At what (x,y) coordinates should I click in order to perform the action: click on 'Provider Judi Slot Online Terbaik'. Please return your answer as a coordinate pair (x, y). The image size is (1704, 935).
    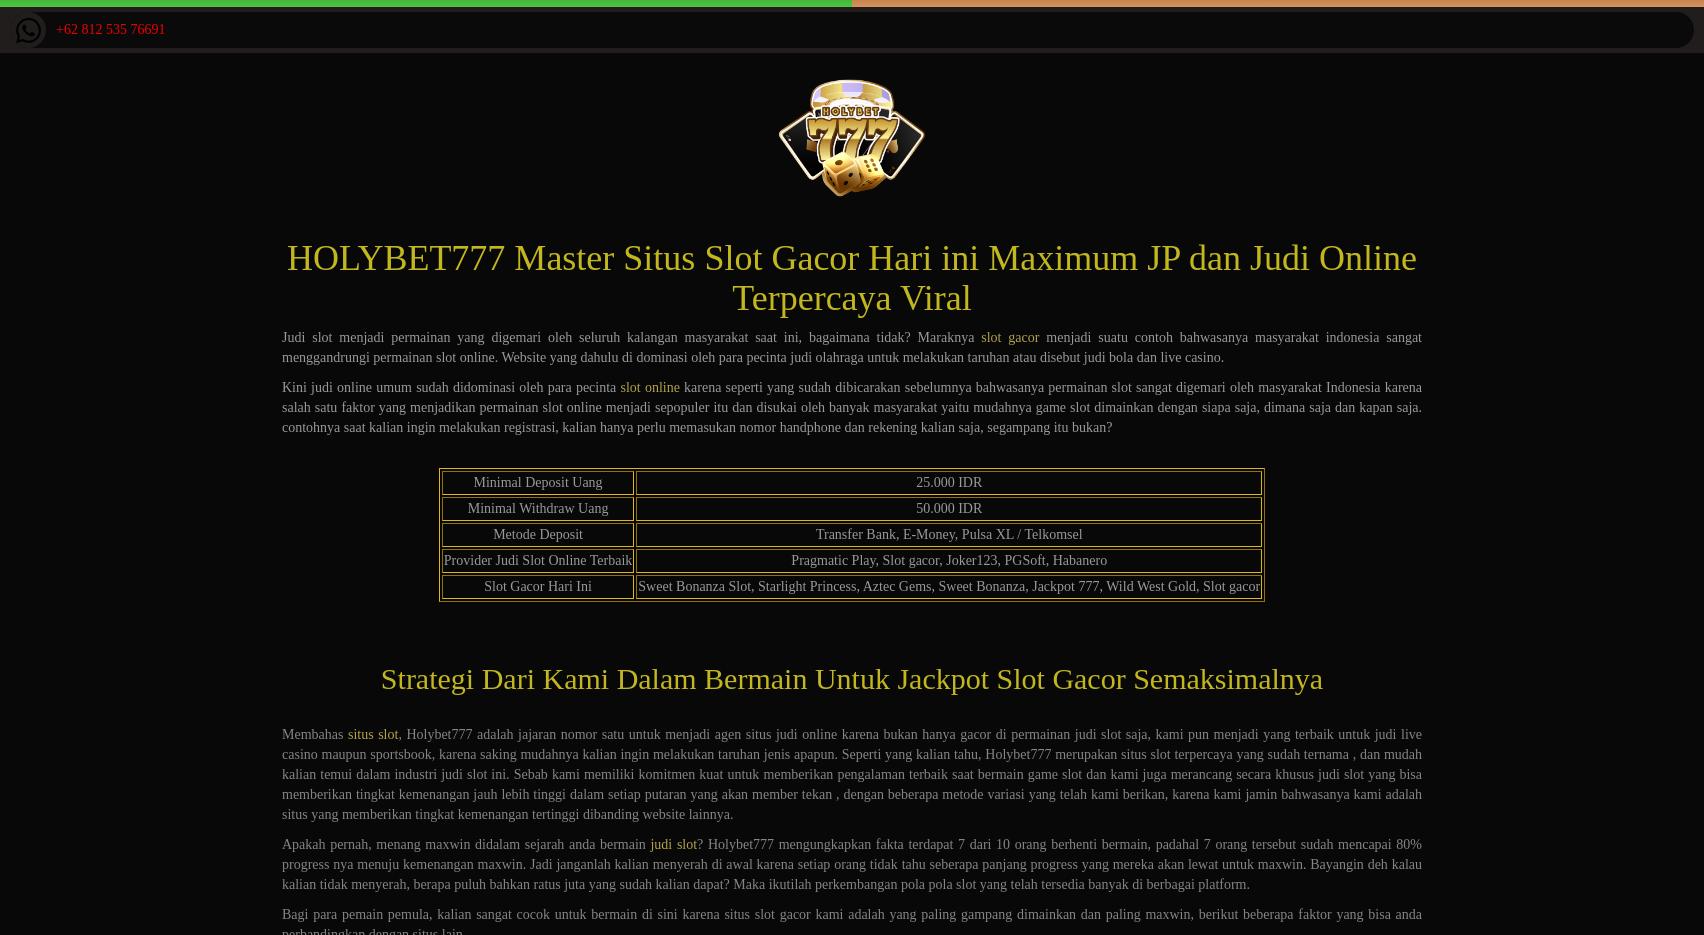
    Looking at the image, I should click on (443, 560).